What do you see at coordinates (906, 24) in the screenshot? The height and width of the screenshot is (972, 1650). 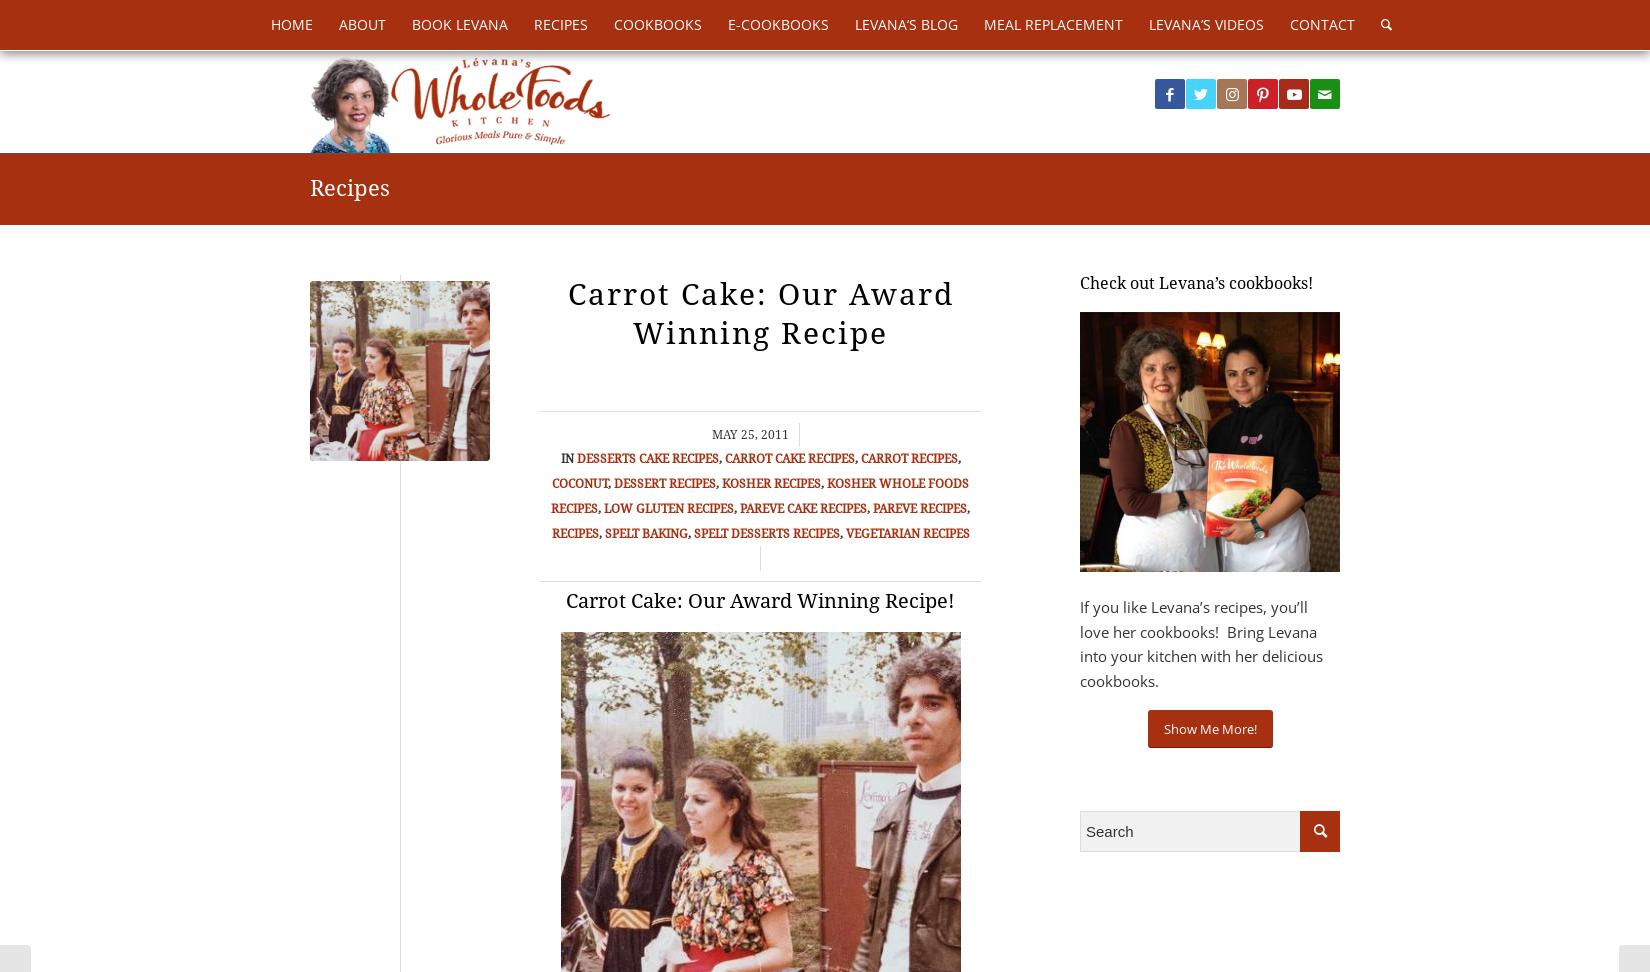 I see `'Levana’s Blog'` at bounding box center [906, 24].